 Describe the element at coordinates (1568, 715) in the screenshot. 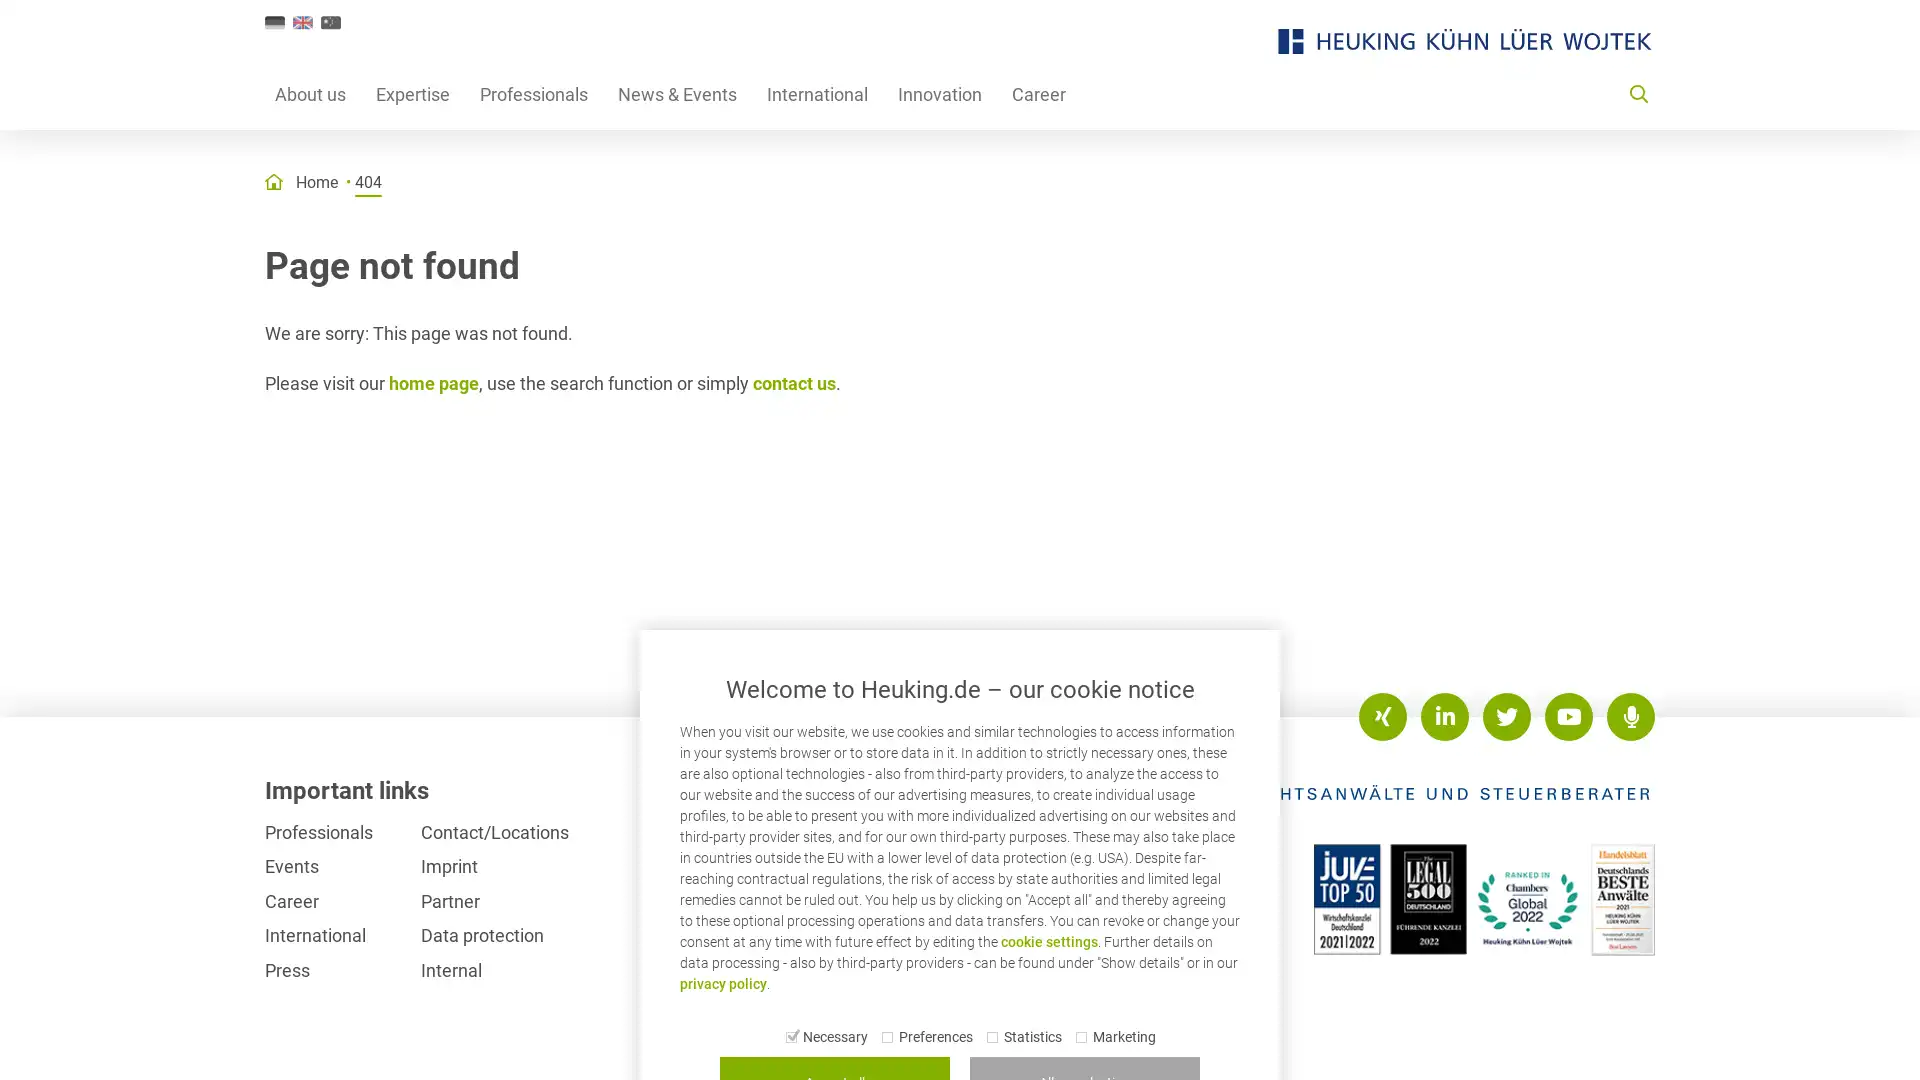

I see `Youtube` at that location.